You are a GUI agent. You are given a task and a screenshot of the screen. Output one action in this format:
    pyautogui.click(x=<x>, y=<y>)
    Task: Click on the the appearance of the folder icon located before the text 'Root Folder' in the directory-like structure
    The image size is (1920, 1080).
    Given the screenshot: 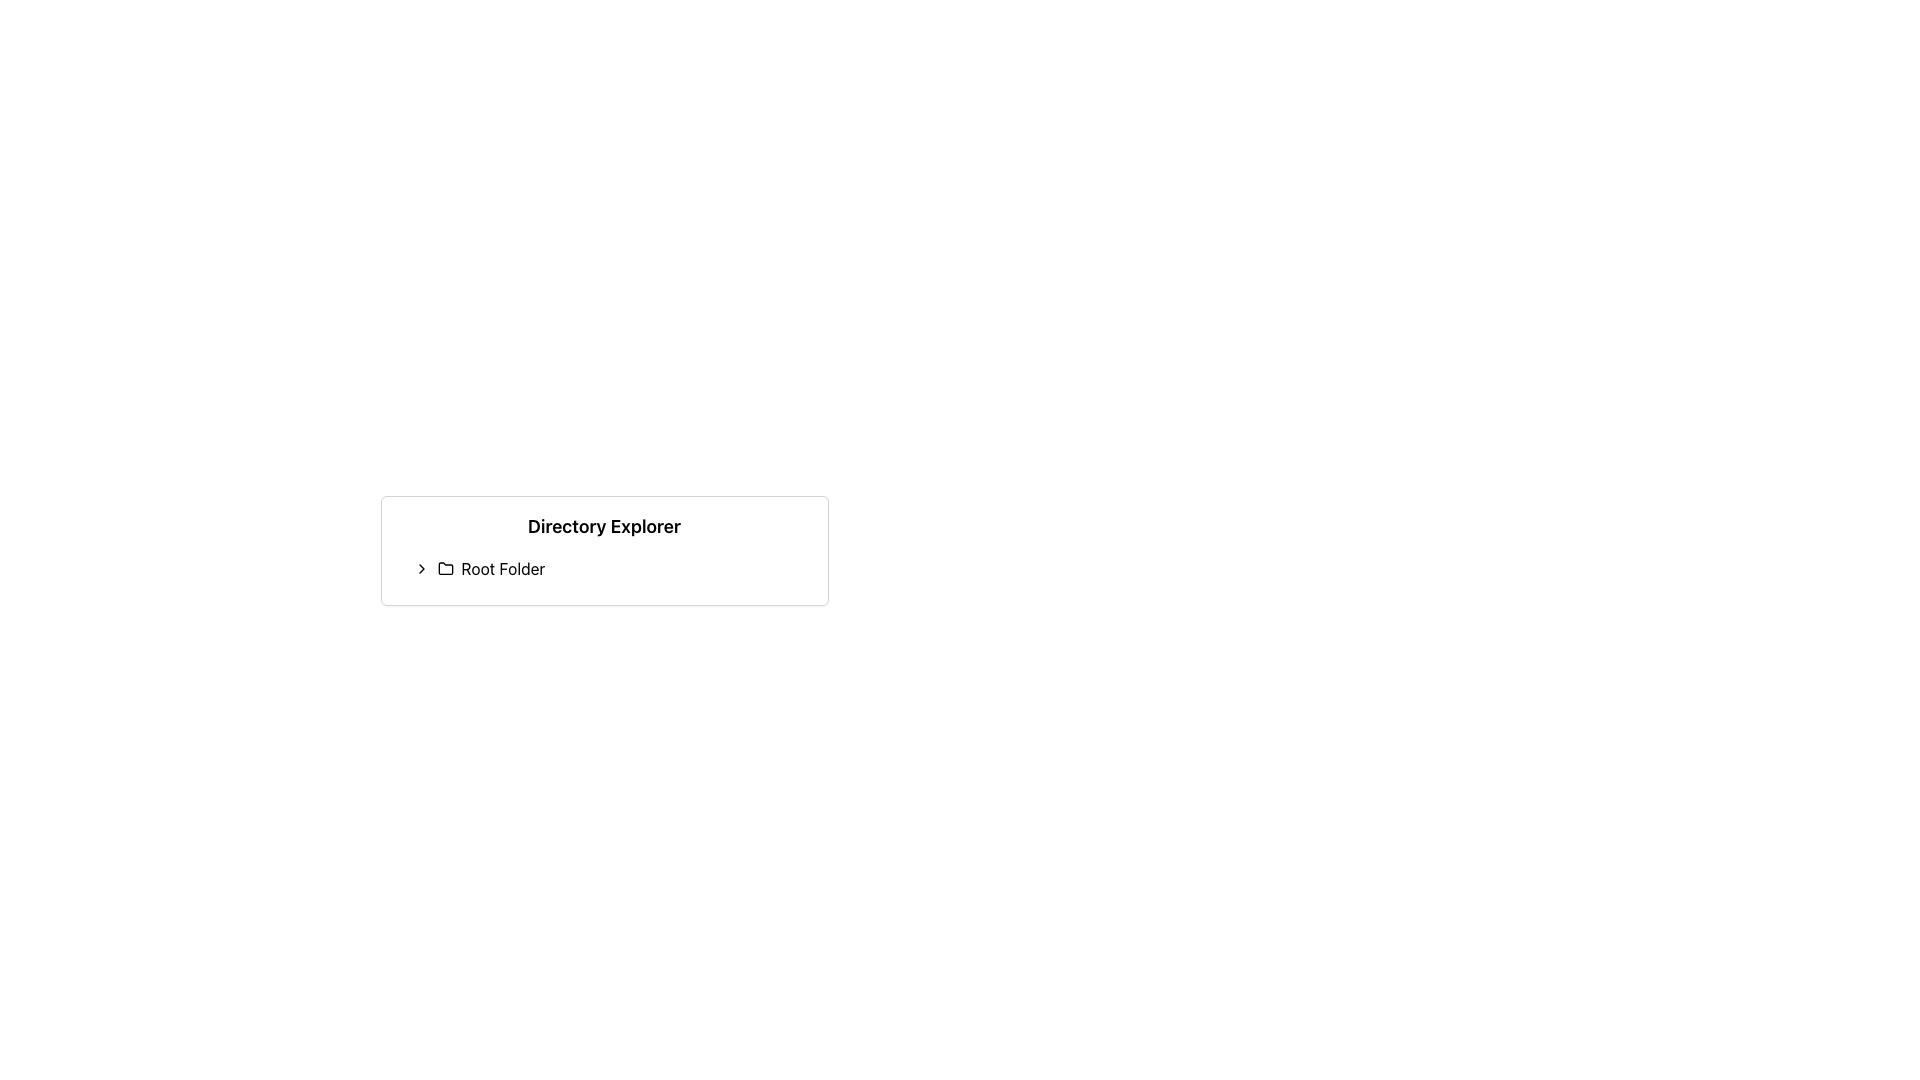 What is the action you would take?
    pyautogui.click(x=444, y=568)
    